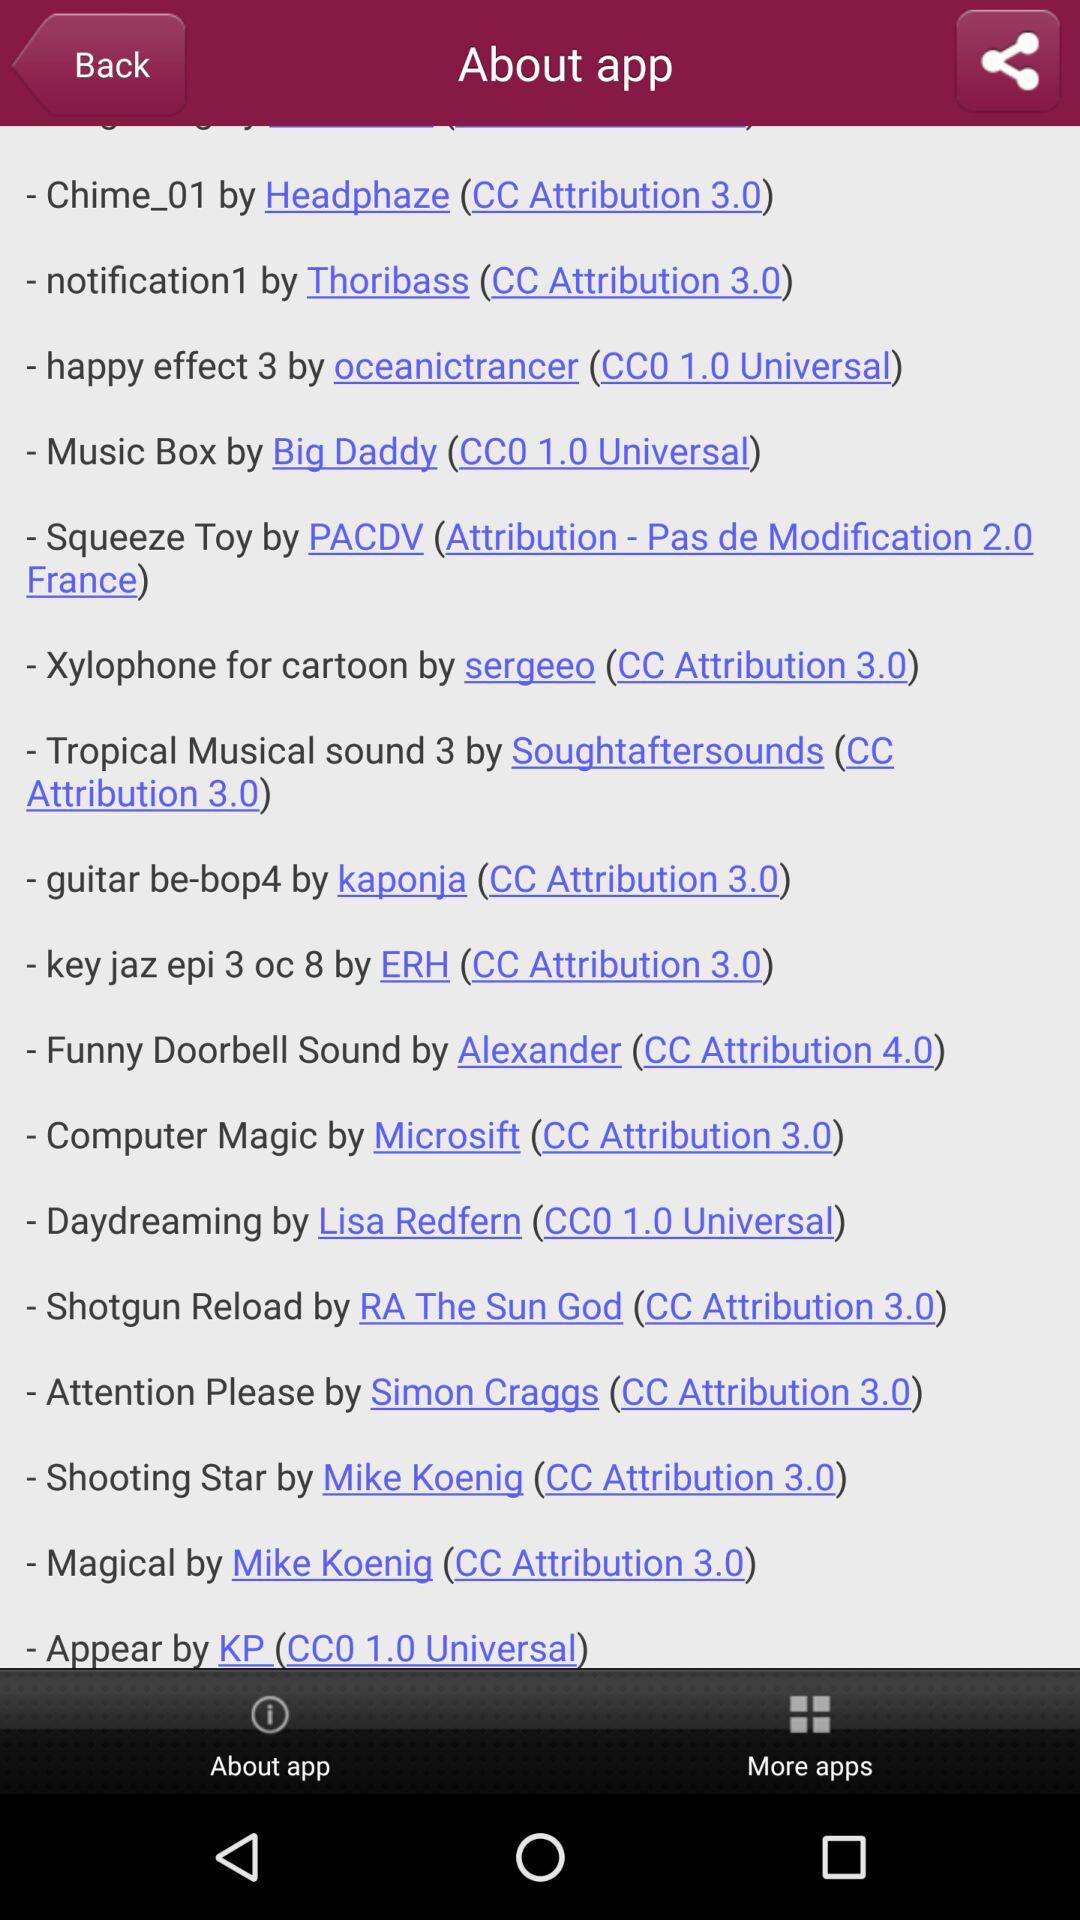 This screenshot has height=1920, width=1080. What do you see at coordinates (1007, 62) in the screenshot?
I see `the item next to the about app` at bounding box center [1007, 62].